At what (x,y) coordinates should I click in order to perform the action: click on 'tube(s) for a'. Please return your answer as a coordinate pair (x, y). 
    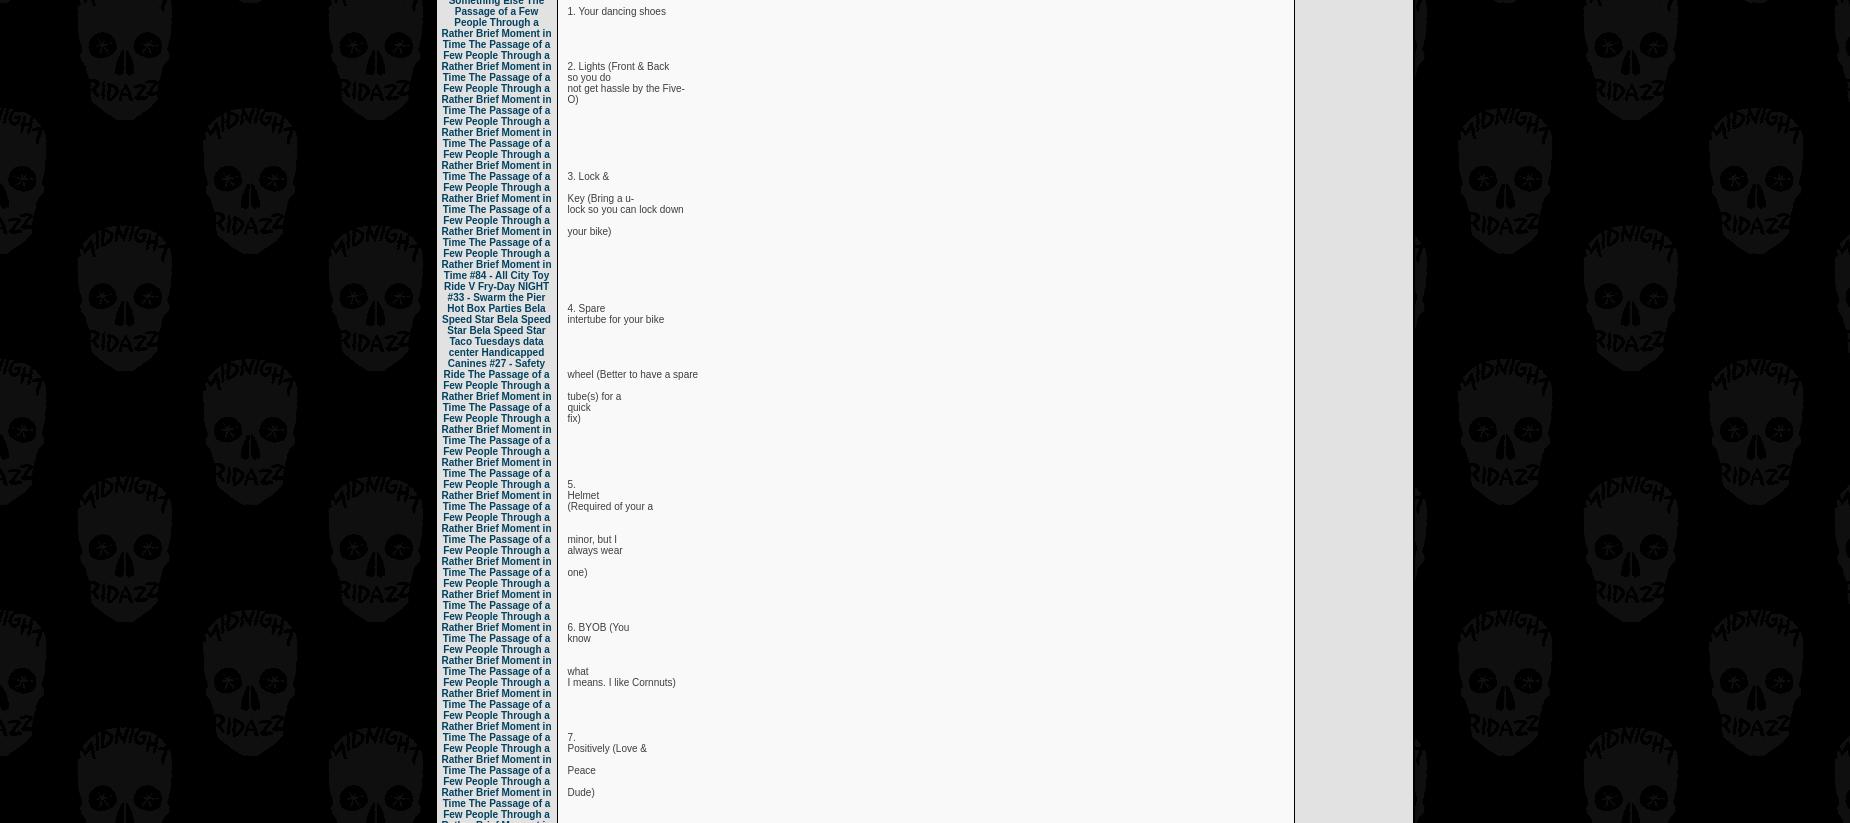
    Looking at the image, I should click on (594, 395).